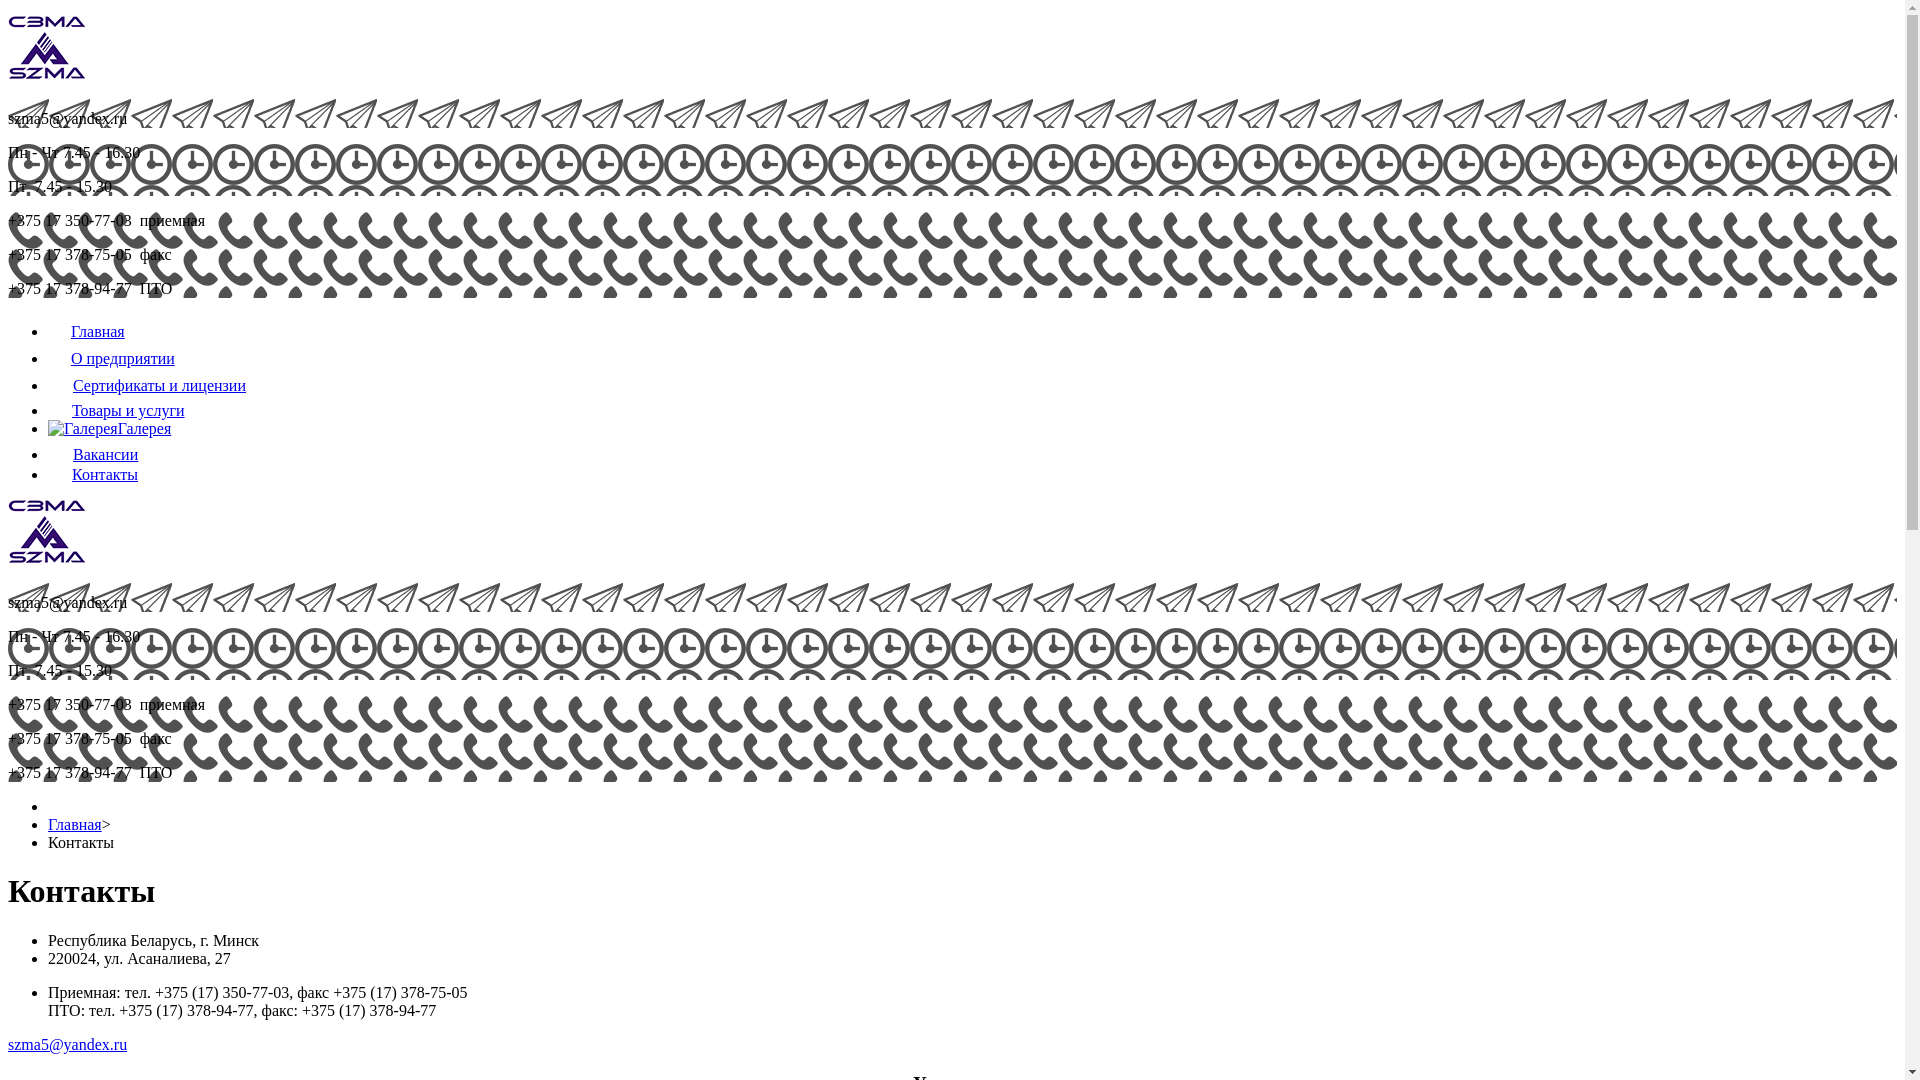 This screenshot has width=1920, height=1080. What do you see at coordinates (8, 1043) in the screenshot?
I see `'szma5@yandex.ru'` at bounding box center [8, 1043].